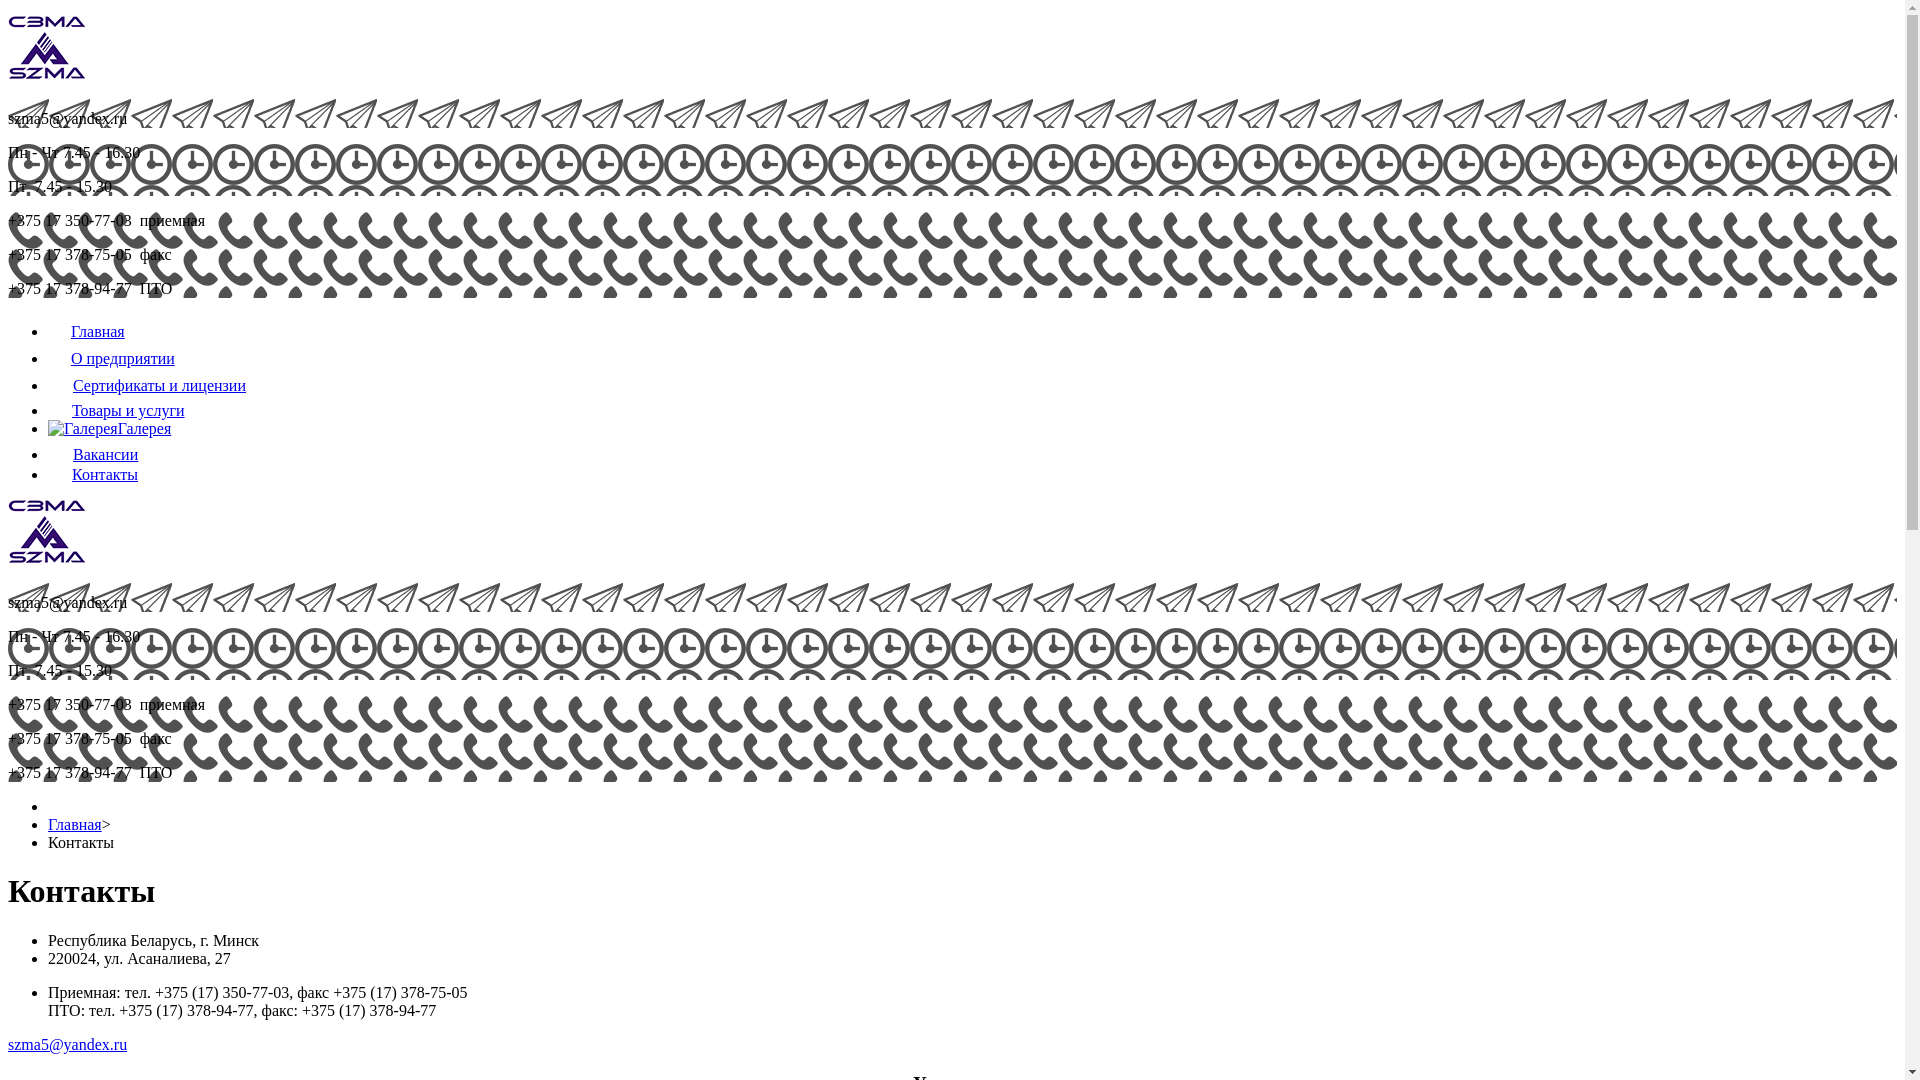 This screenshot has width=1920, height=1080. What do you see at coordinates (8, 1043) in the screenshot?
I see `'szma5@yandex.ru'` at bounding box center [8, 1043].